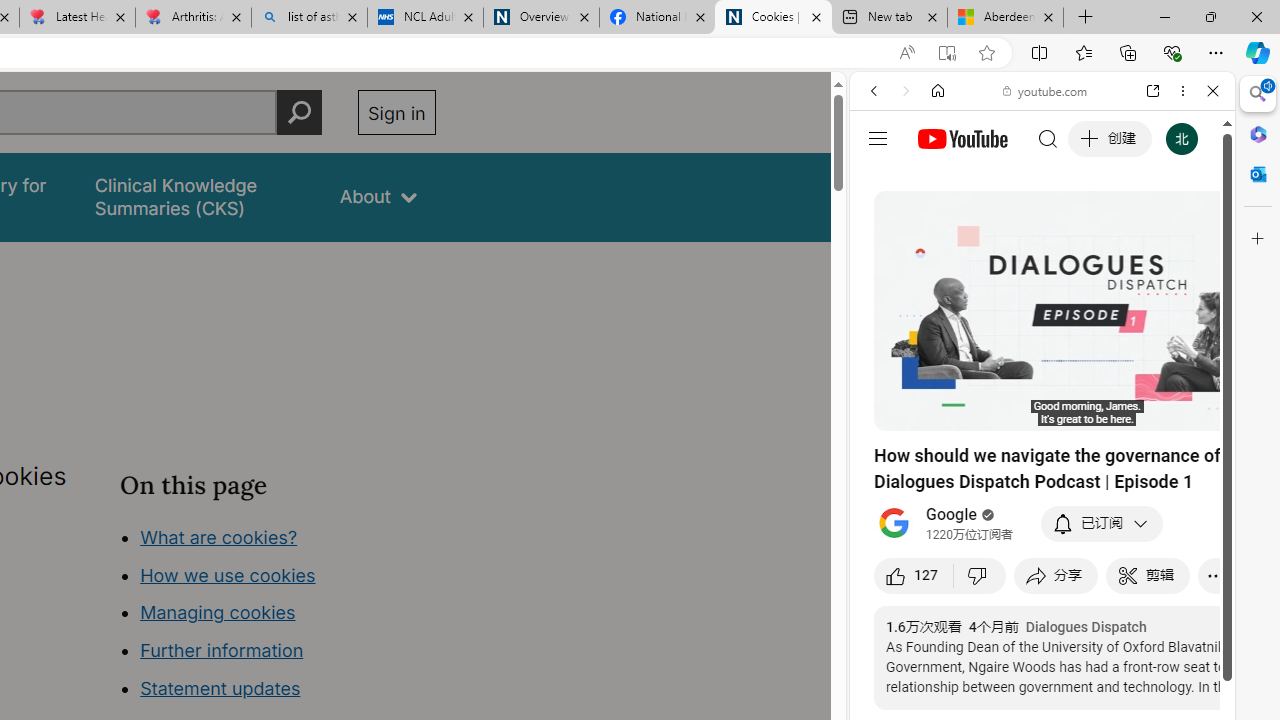 The width and height of the screenshot is (1280, 720). I want to click on '#you', so click(1041, 445).